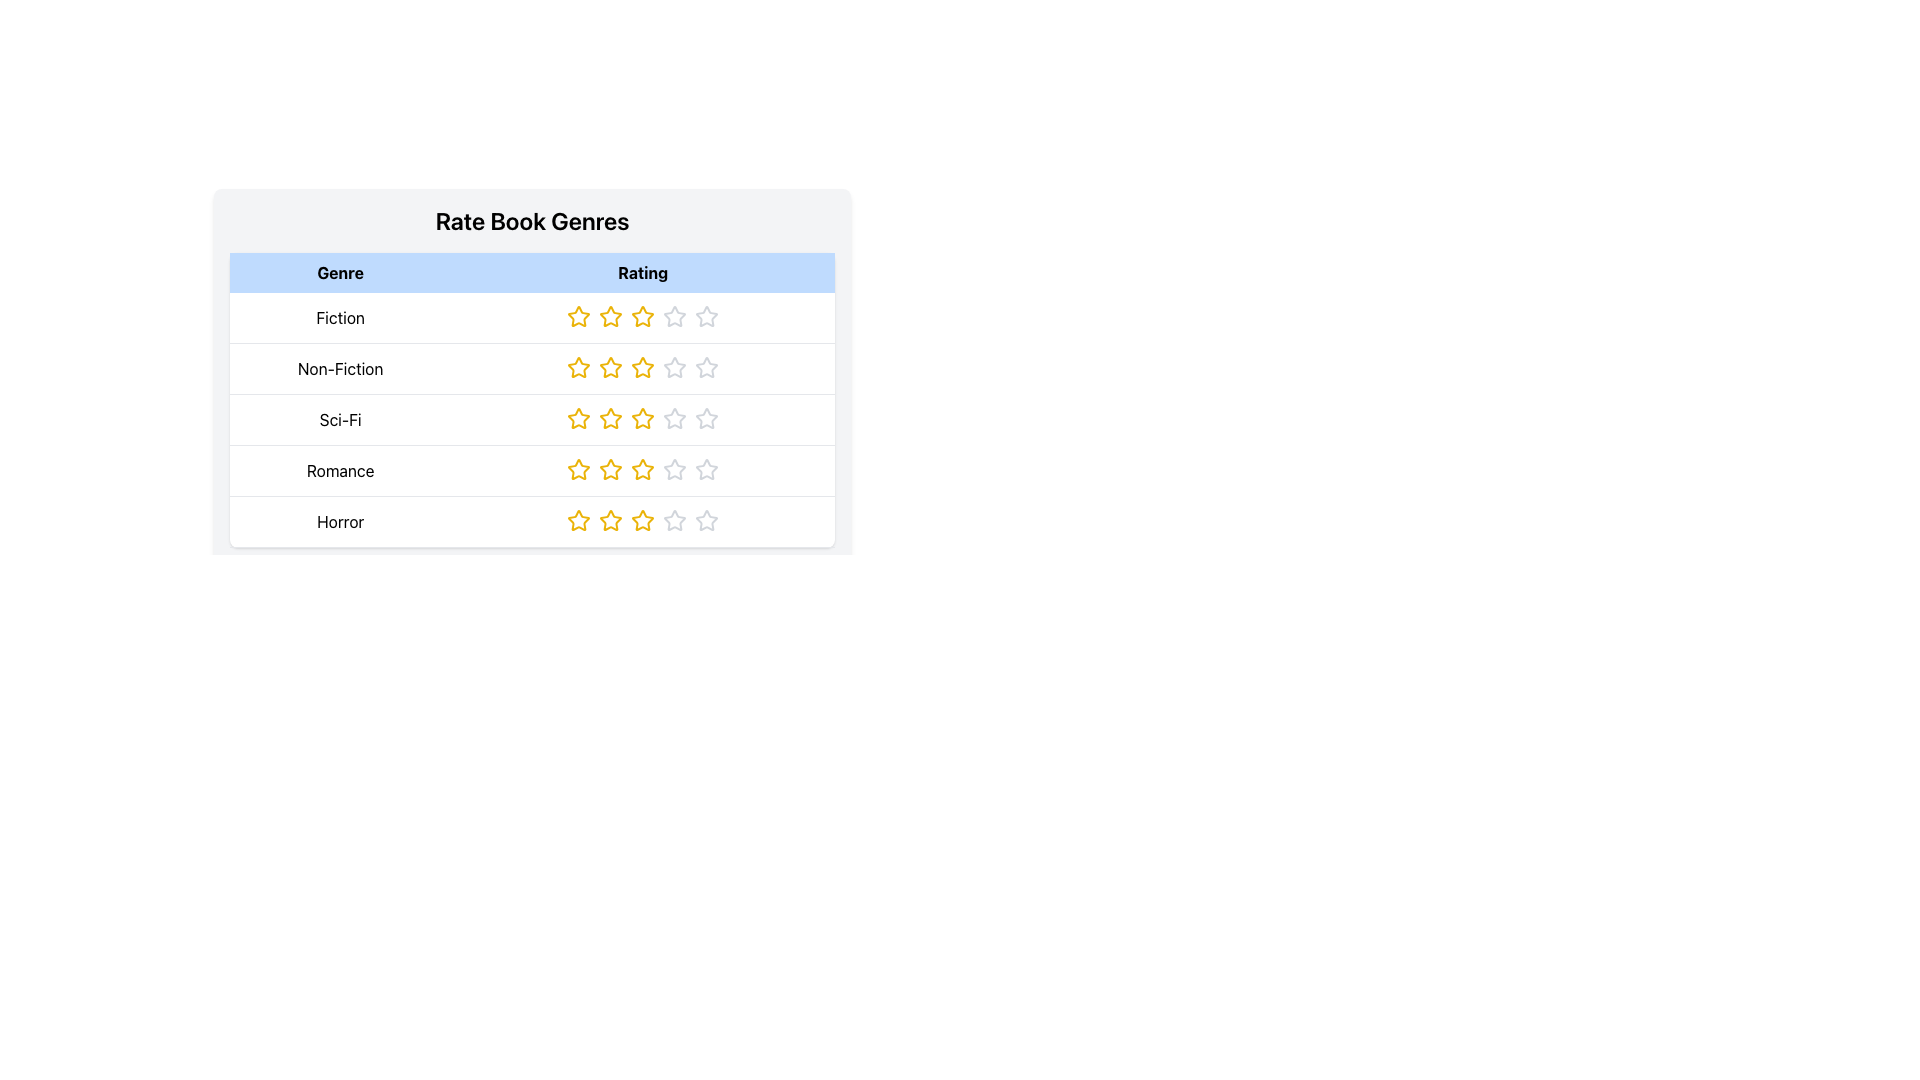 This screenshot has width=1920, height=1080. I want to click on the third star rating icon in the second row under the 'Rating' column, which represents a rating option for the 'Non-Fiction' genre, so click(675, 367).